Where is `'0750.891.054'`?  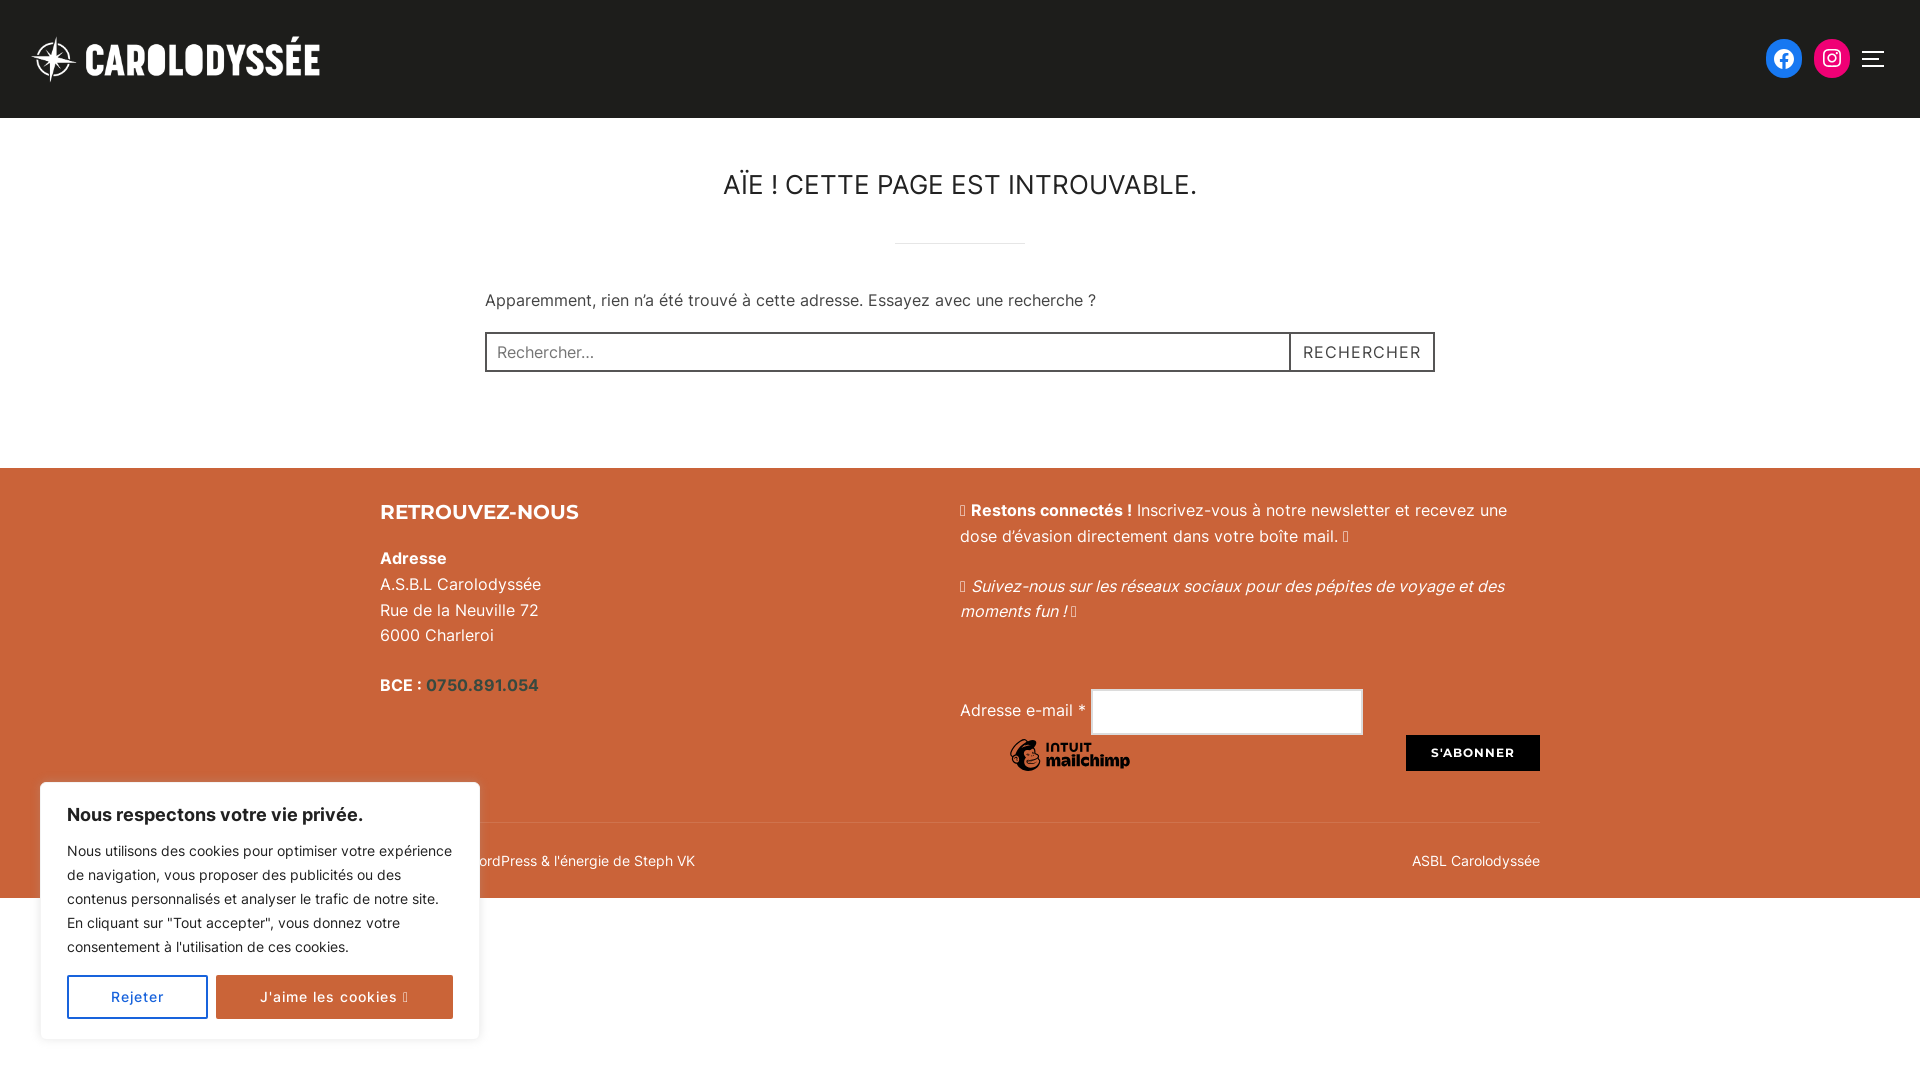 '0750.891.054' is located at coordinates (482, 684).